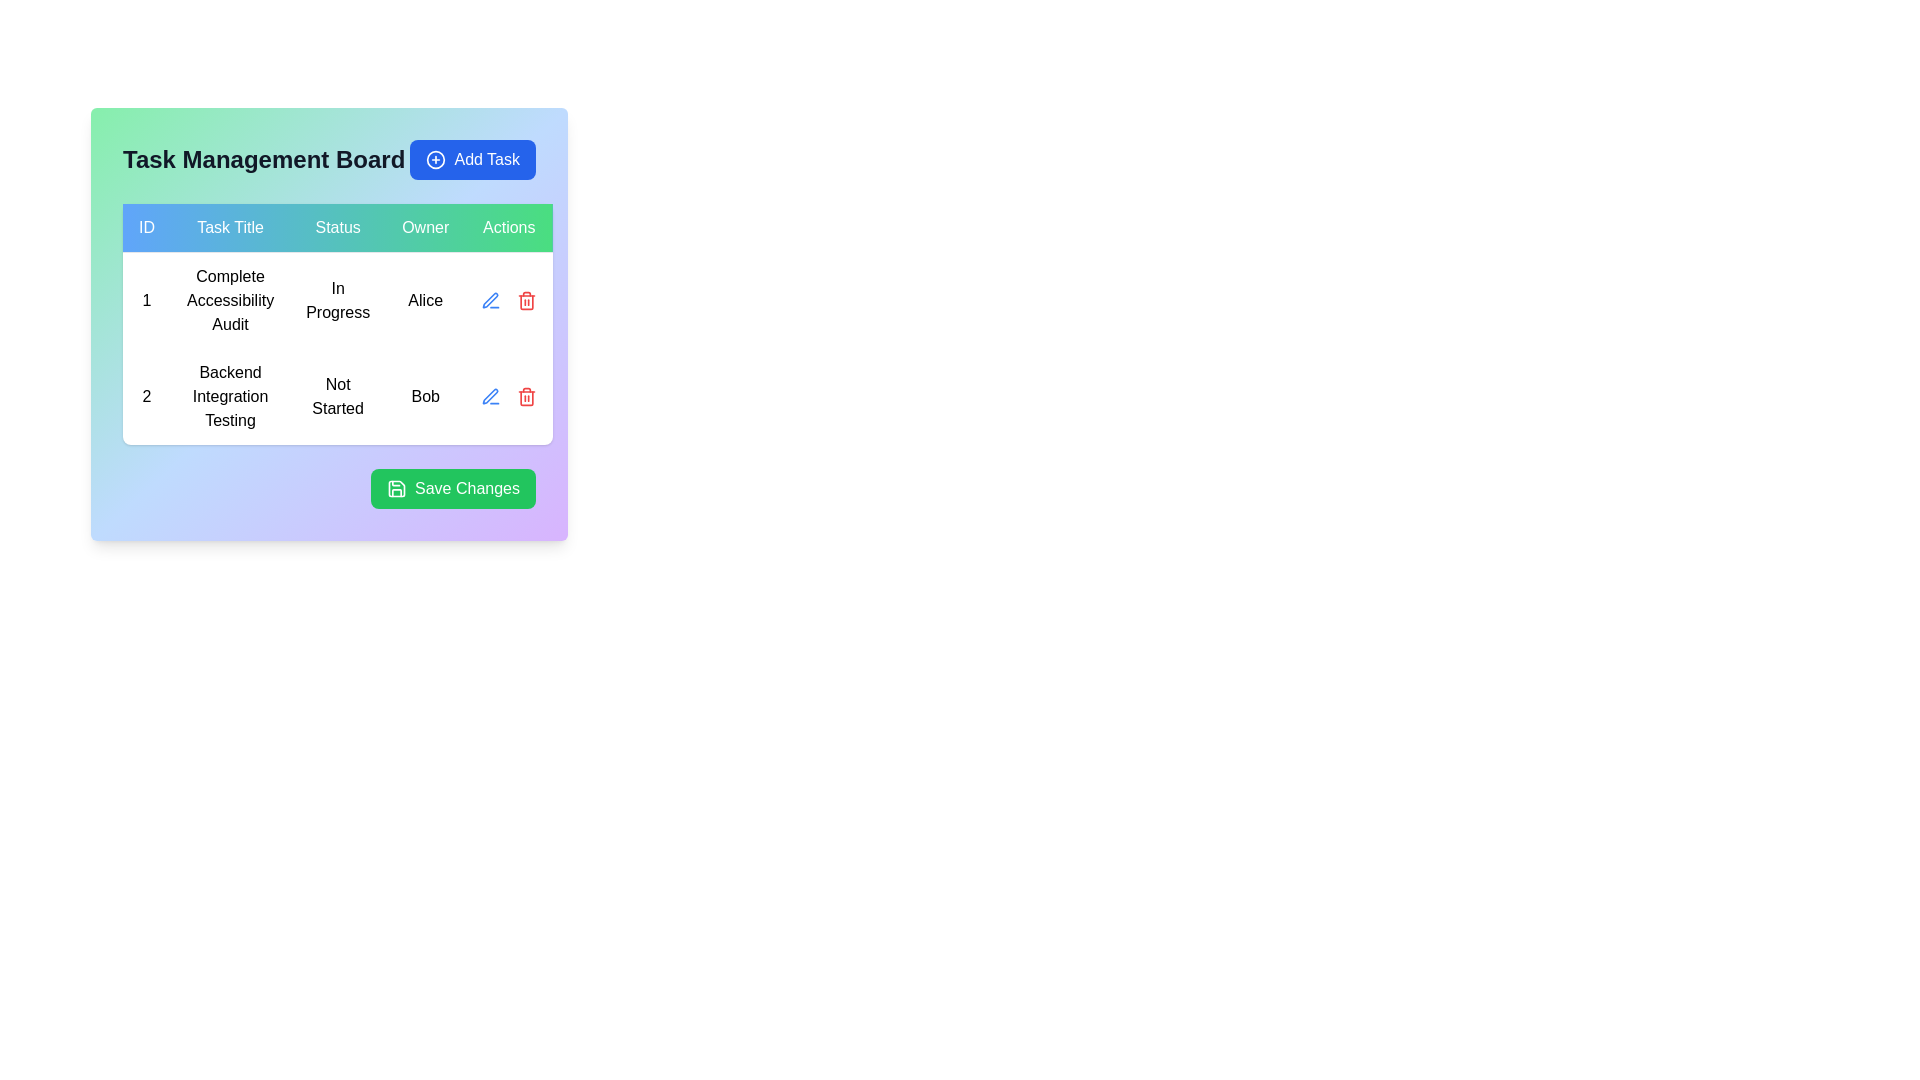 The width and height of the screenshot is (1920, 1080). Describe the element at coordinates (435, 158) in the screenshot. I see `the icon that indicates adding a new task, located at the top-right corner of the interface, next to the 'Task Management Board' title and within the 'Add Task' button group` at that location.